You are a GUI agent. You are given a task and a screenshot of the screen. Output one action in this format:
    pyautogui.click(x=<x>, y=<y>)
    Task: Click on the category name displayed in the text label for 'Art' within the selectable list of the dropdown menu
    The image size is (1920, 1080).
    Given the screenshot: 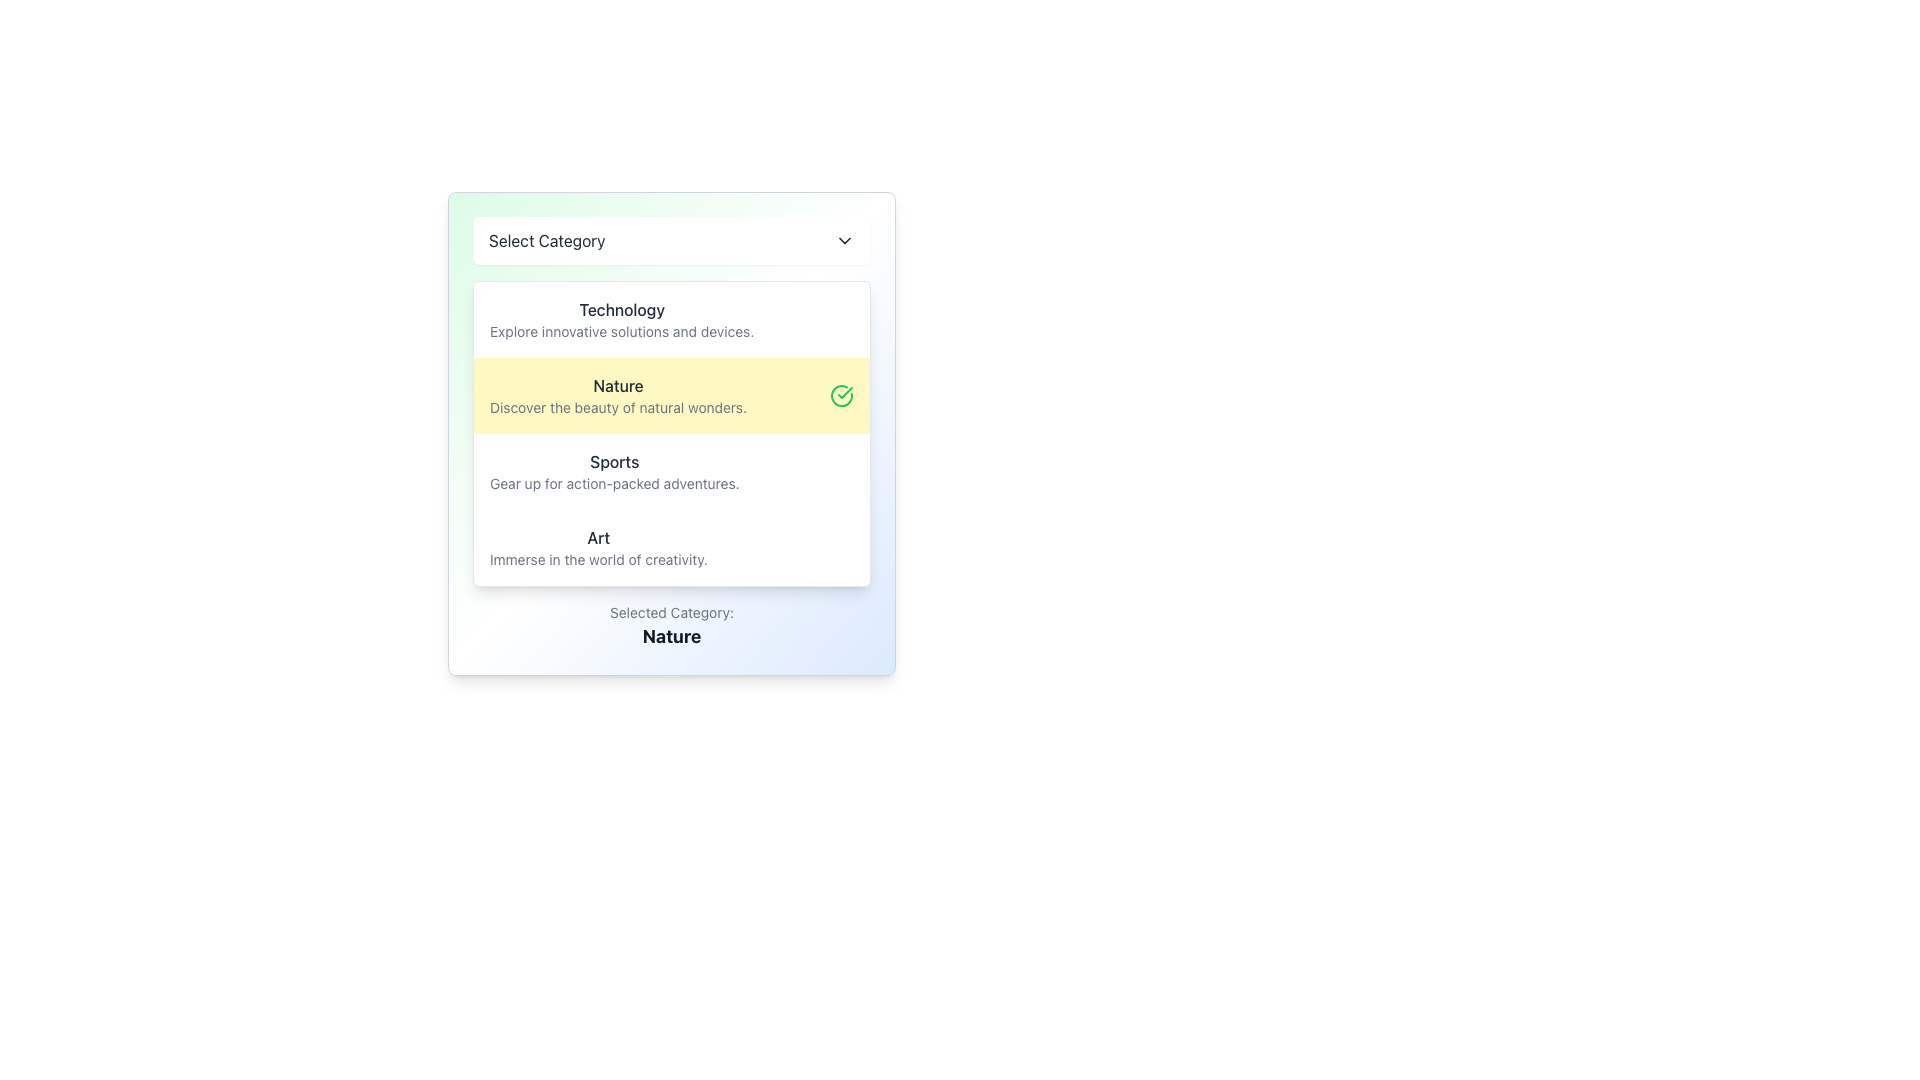 What is the action you would take?
    pyautogui.click(x=597, y=536)
    